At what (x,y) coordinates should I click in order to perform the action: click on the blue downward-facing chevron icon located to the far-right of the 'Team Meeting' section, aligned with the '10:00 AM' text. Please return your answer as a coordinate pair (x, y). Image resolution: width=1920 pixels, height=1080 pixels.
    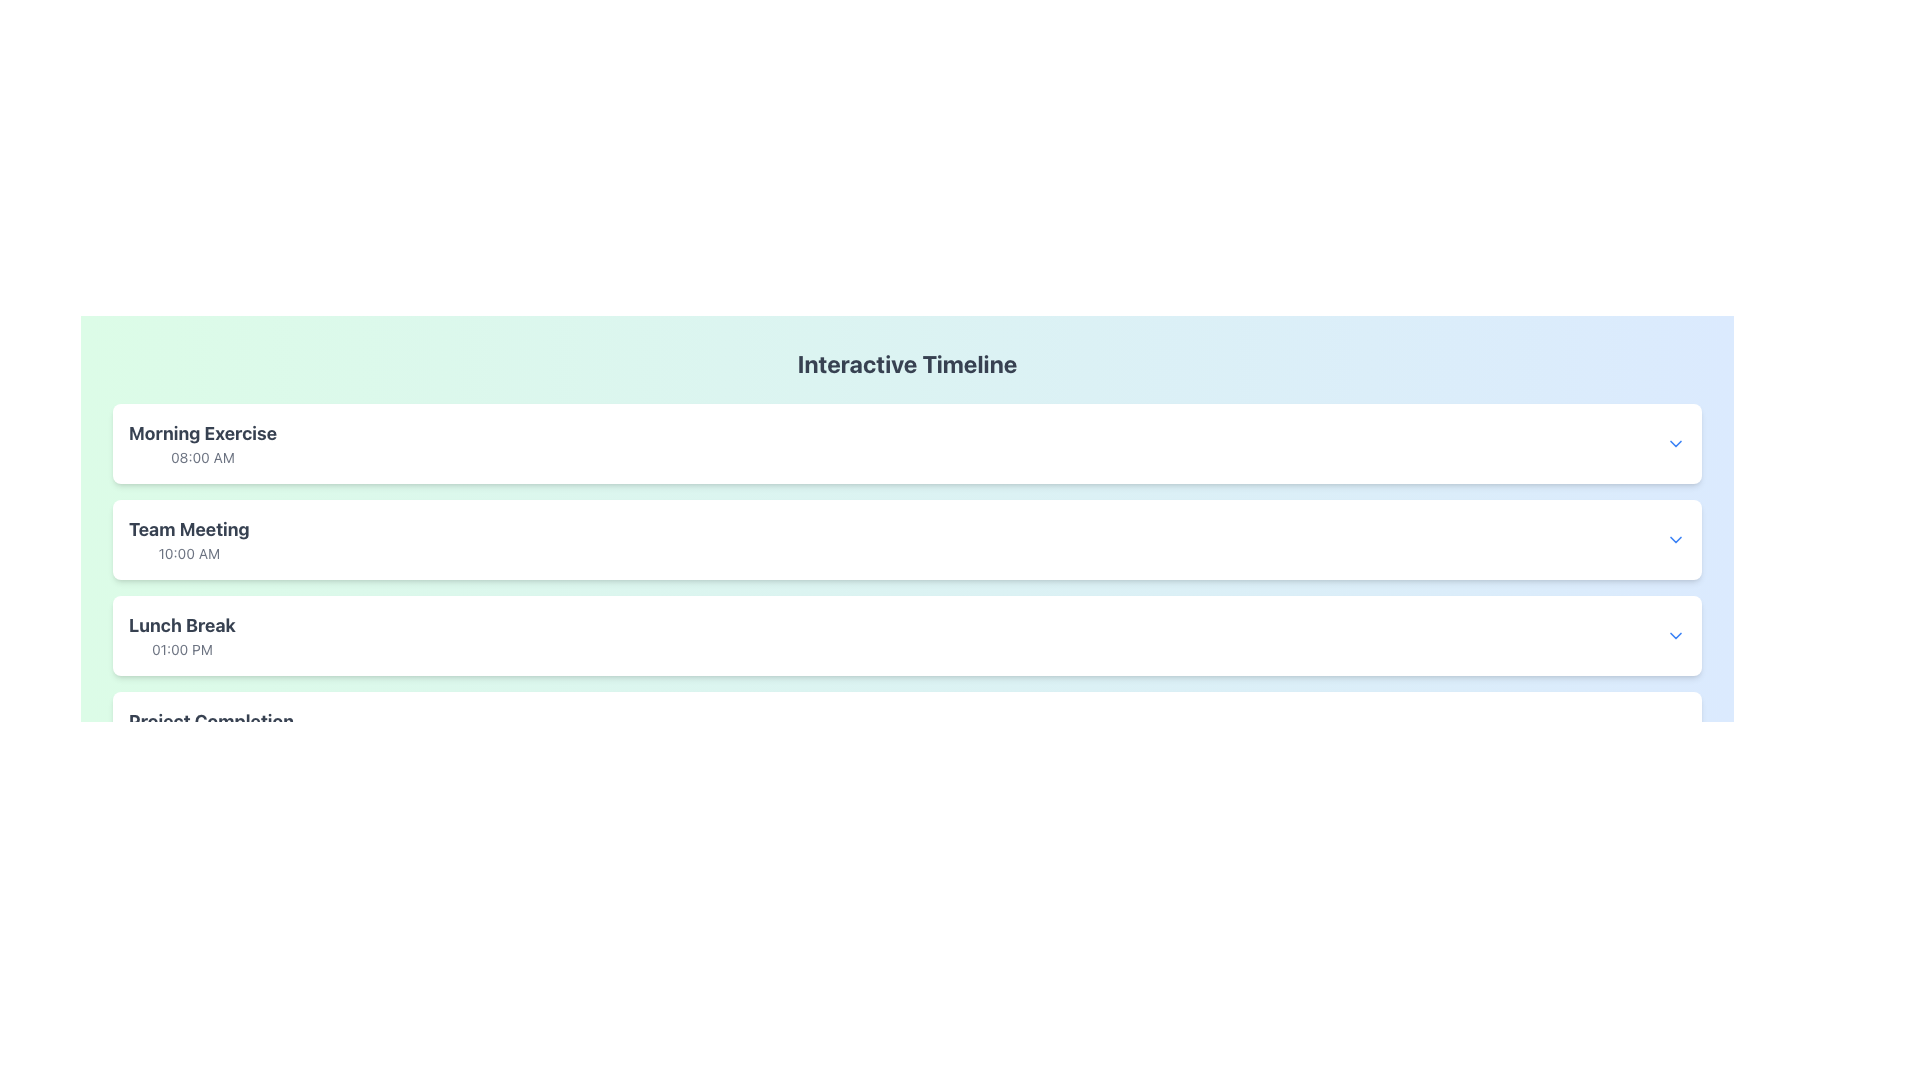
    Looking at the image, I should click on (1675, 540).